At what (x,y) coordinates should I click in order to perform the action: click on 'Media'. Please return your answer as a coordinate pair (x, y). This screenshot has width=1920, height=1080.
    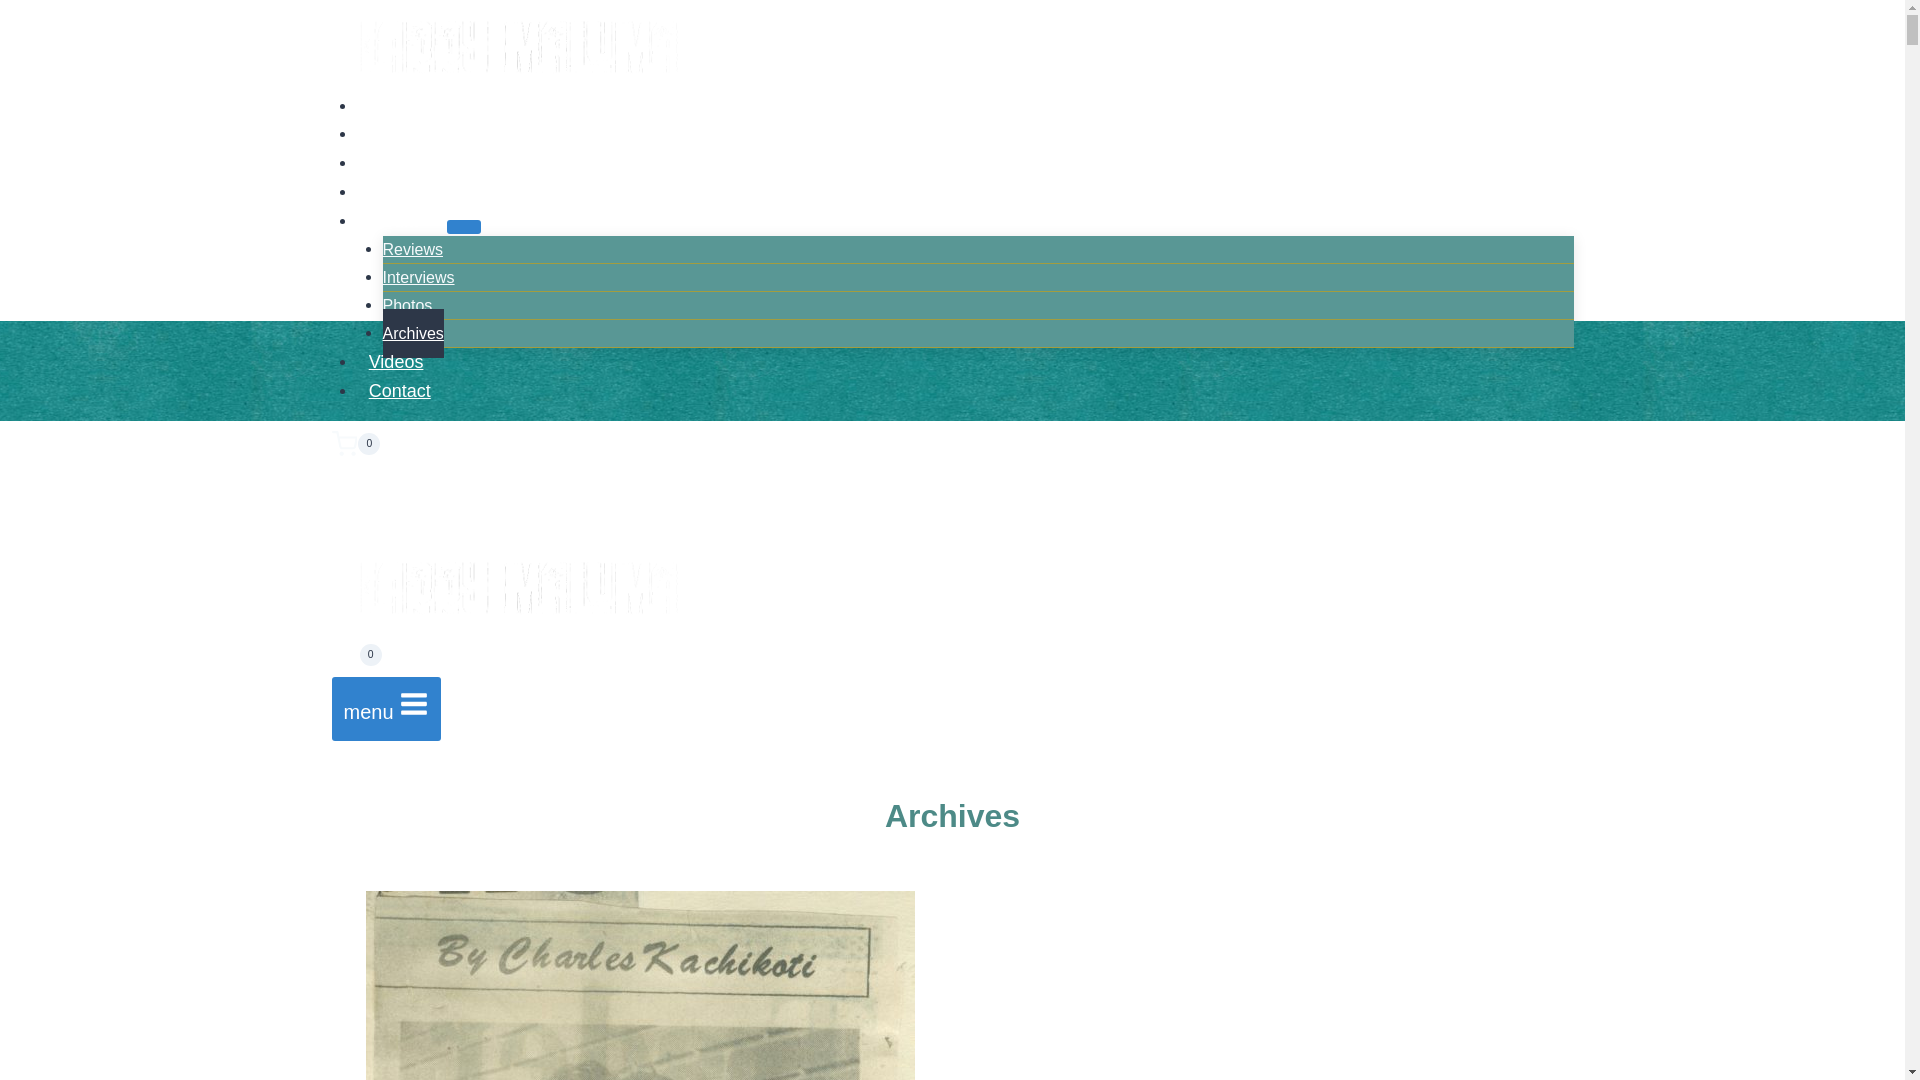
    Looking at the image, I should click on (401, 220).